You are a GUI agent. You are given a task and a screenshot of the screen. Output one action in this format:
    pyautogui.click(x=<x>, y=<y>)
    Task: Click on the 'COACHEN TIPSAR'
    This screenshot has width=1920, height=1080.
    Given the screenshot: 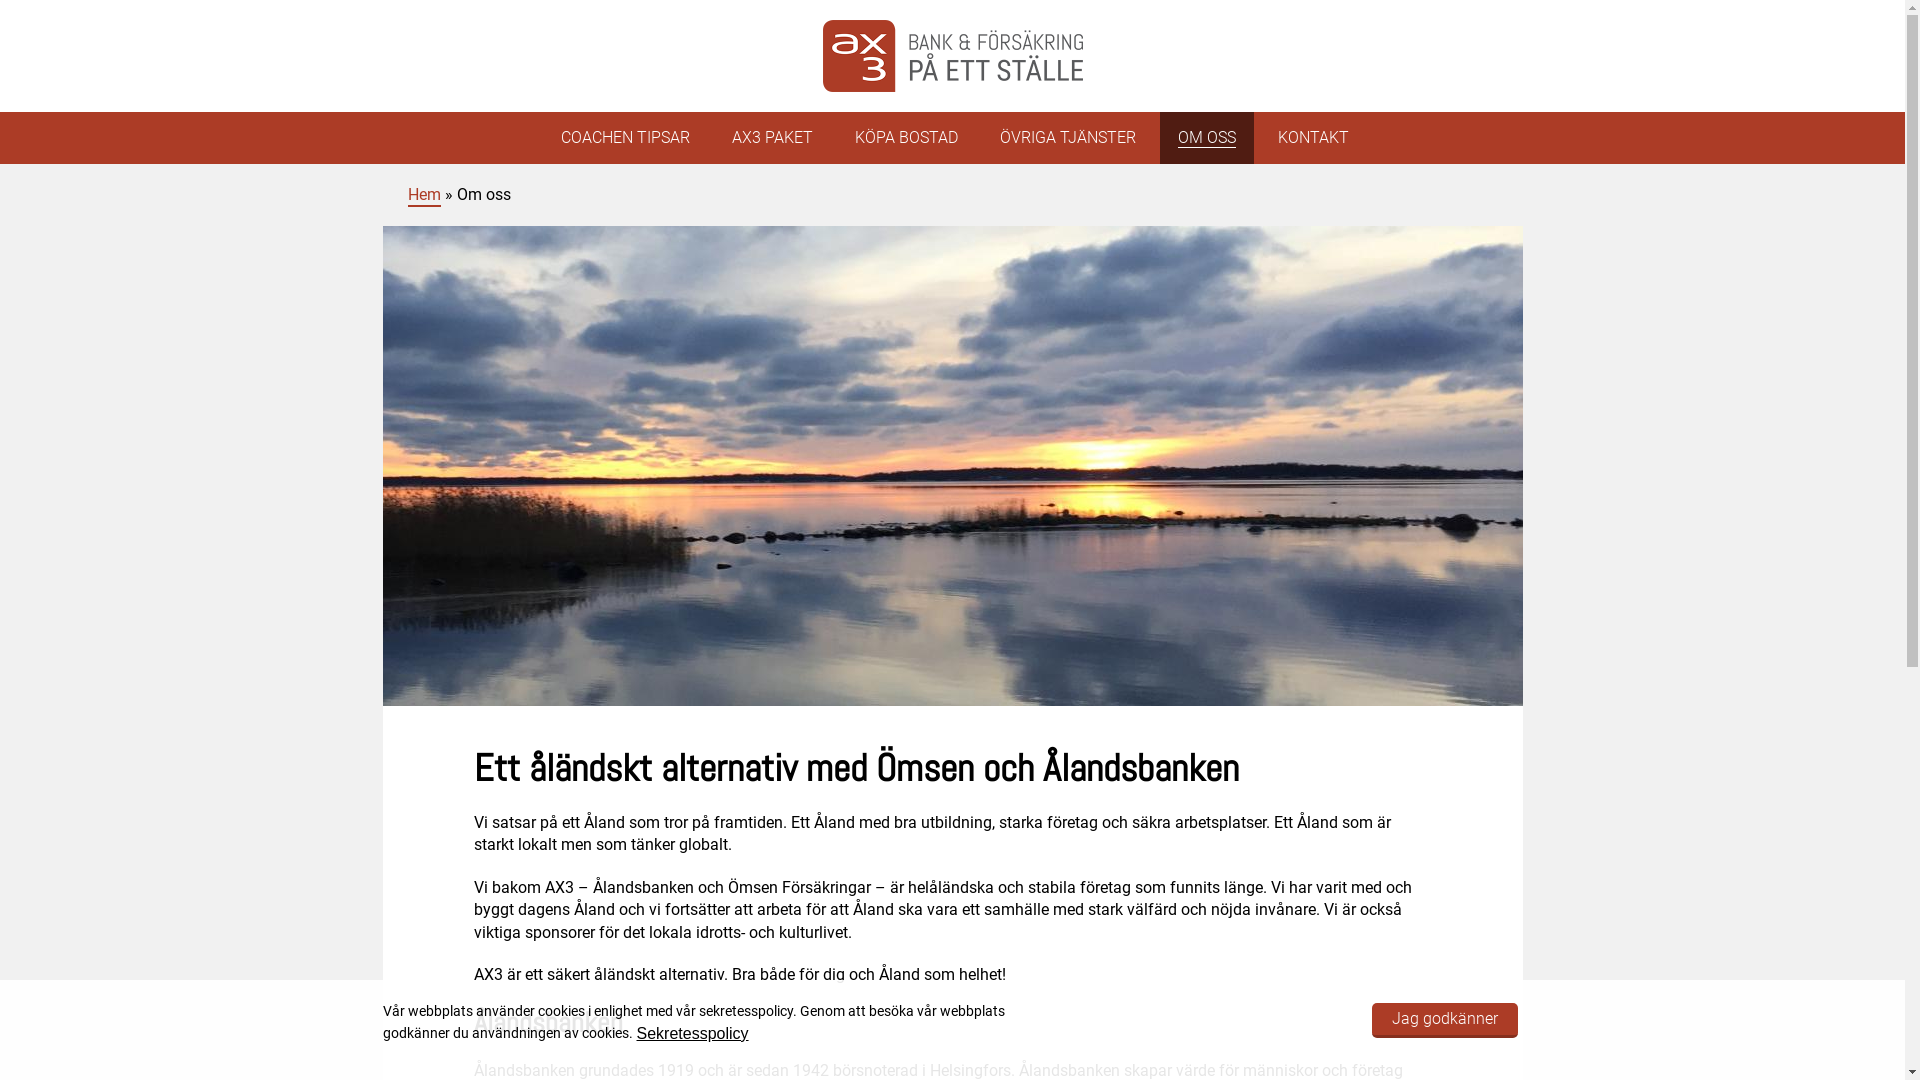 What is the action you would take?
    pyautogui.click(x=623, y=137)
    